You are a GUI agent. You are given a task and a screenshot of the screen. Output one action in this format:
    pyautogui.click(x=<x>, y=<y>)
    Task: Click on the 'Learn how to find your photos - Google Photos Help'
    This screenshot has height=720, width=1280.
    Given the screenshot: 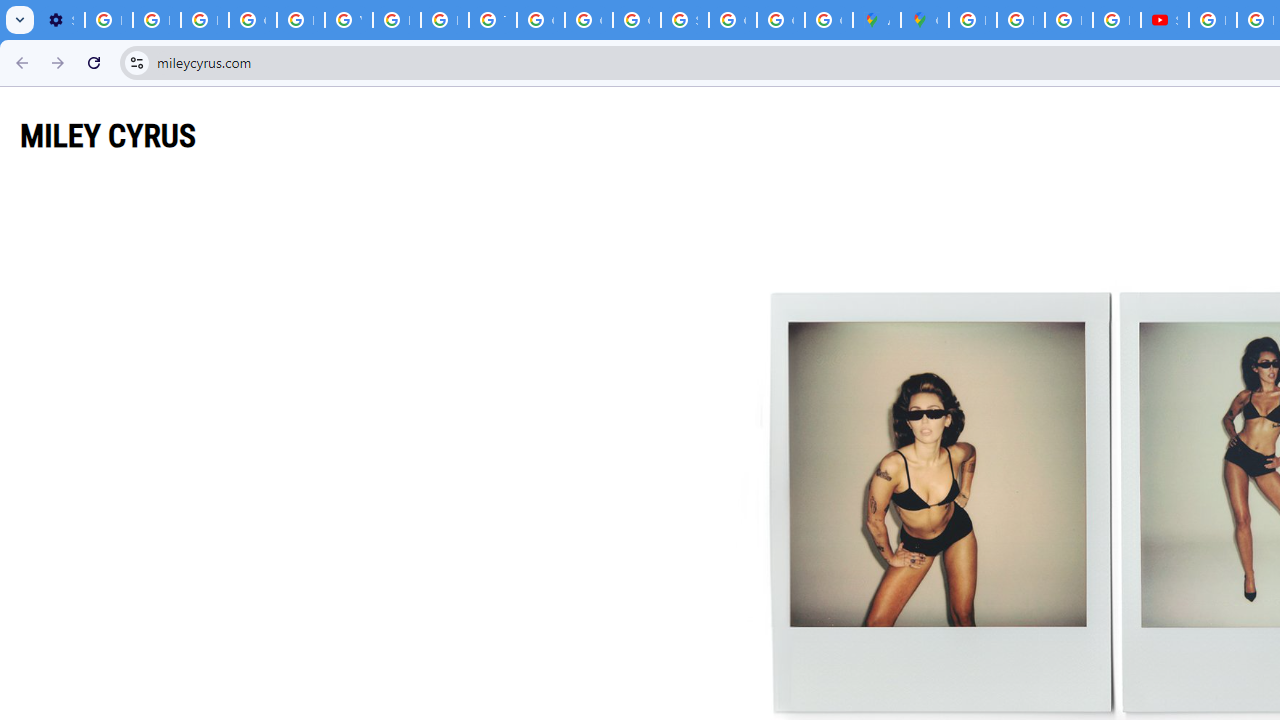 What is the action you would take?
    pyautogui.click(x=155, y=20)
    